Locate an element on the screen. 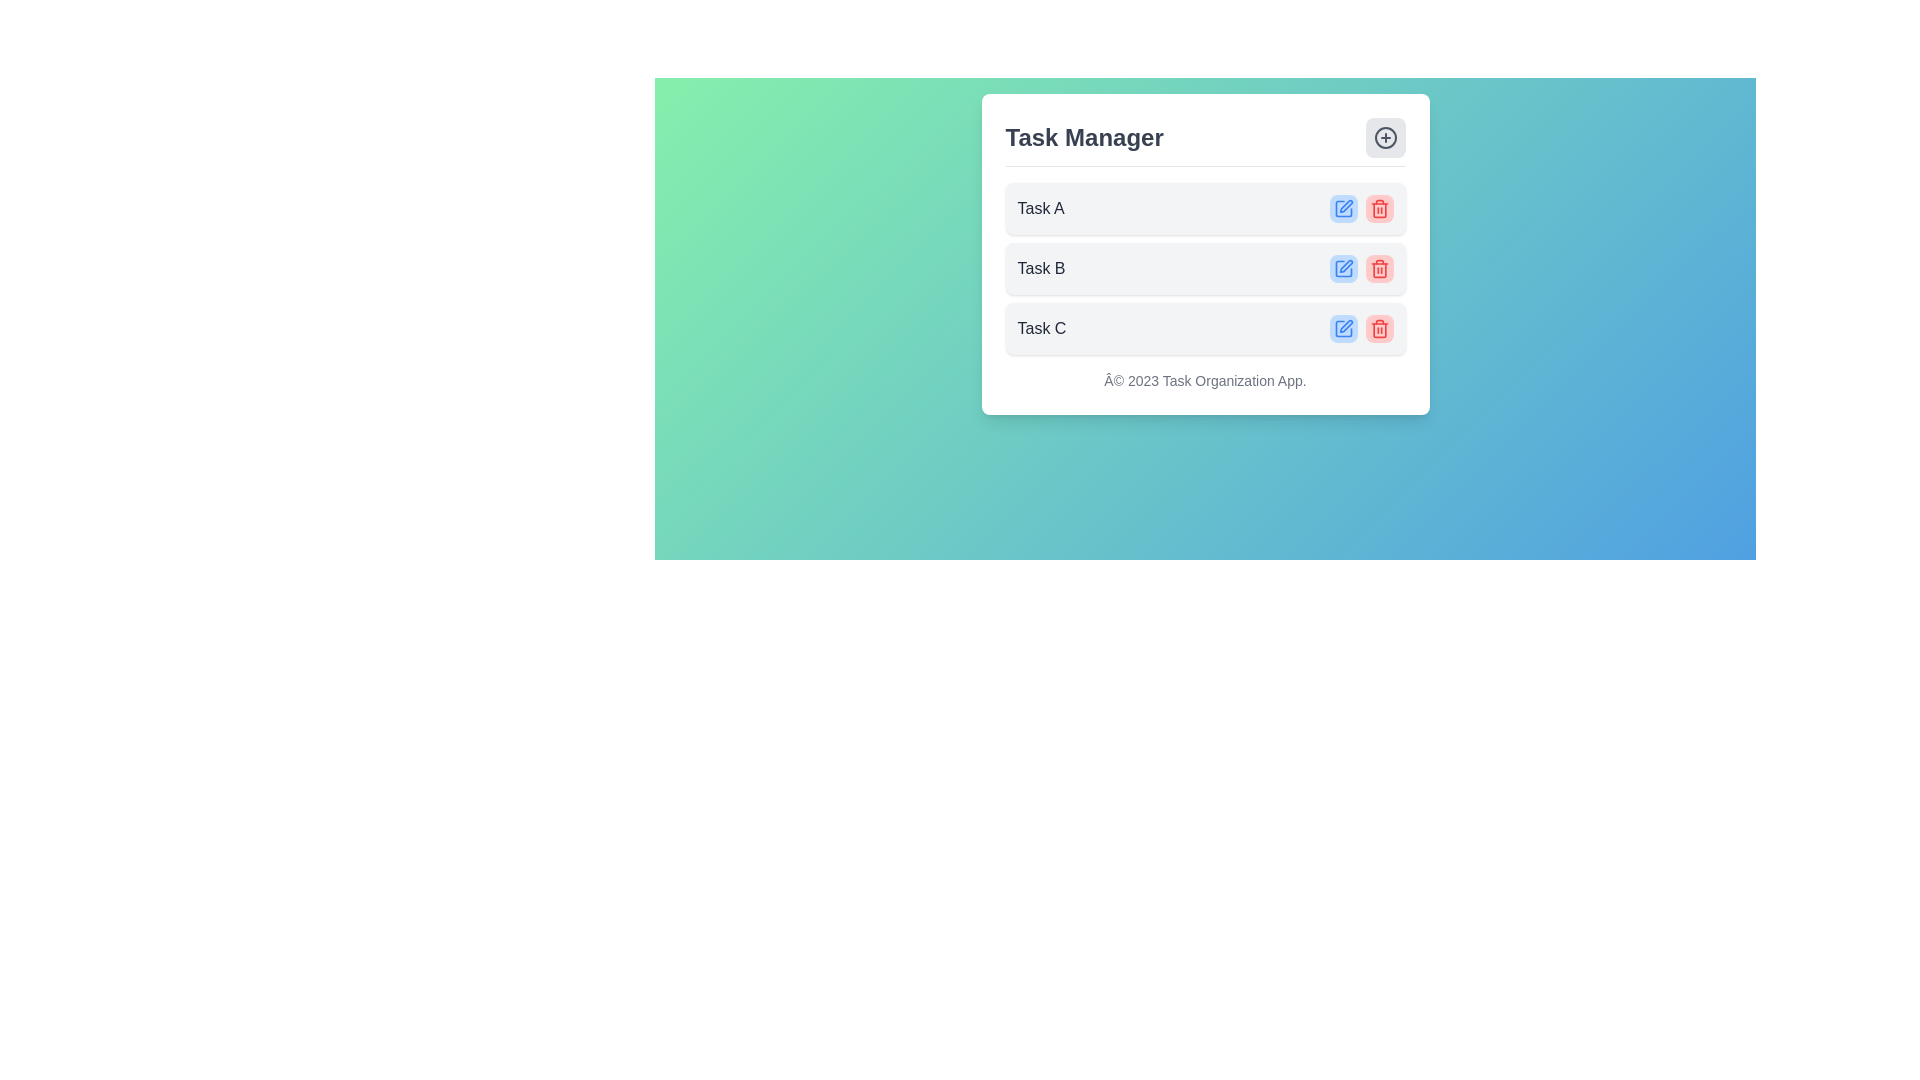 This screenshot has height=1080, width=1920. the Task list item labeled 'Task C', which is the third task in the list is located at coordinates (1204, 327).